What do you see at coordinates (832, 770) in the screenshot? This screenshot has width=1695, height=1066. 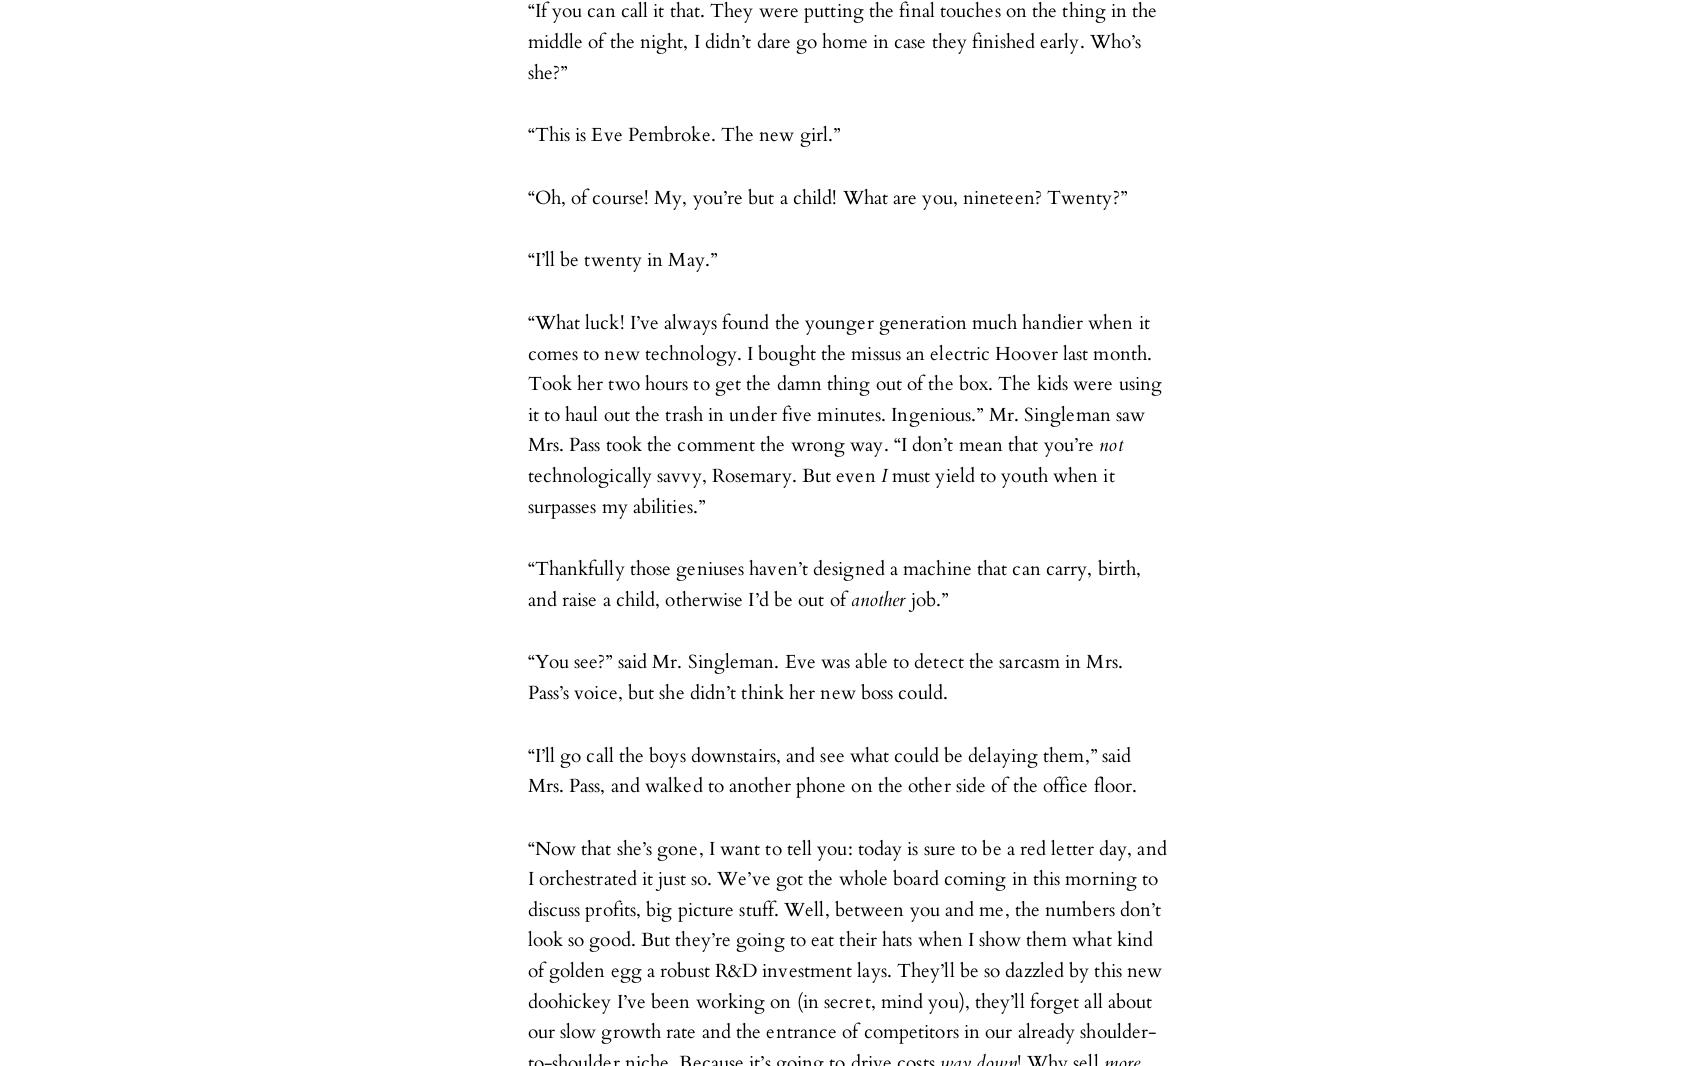 I see `'“I’ll go call the boys downstairs, and see what could be delaying them,” said Mrs. Pass, and walked to another phone on the other side of the office floor.'` at bounding box center [832, 770].